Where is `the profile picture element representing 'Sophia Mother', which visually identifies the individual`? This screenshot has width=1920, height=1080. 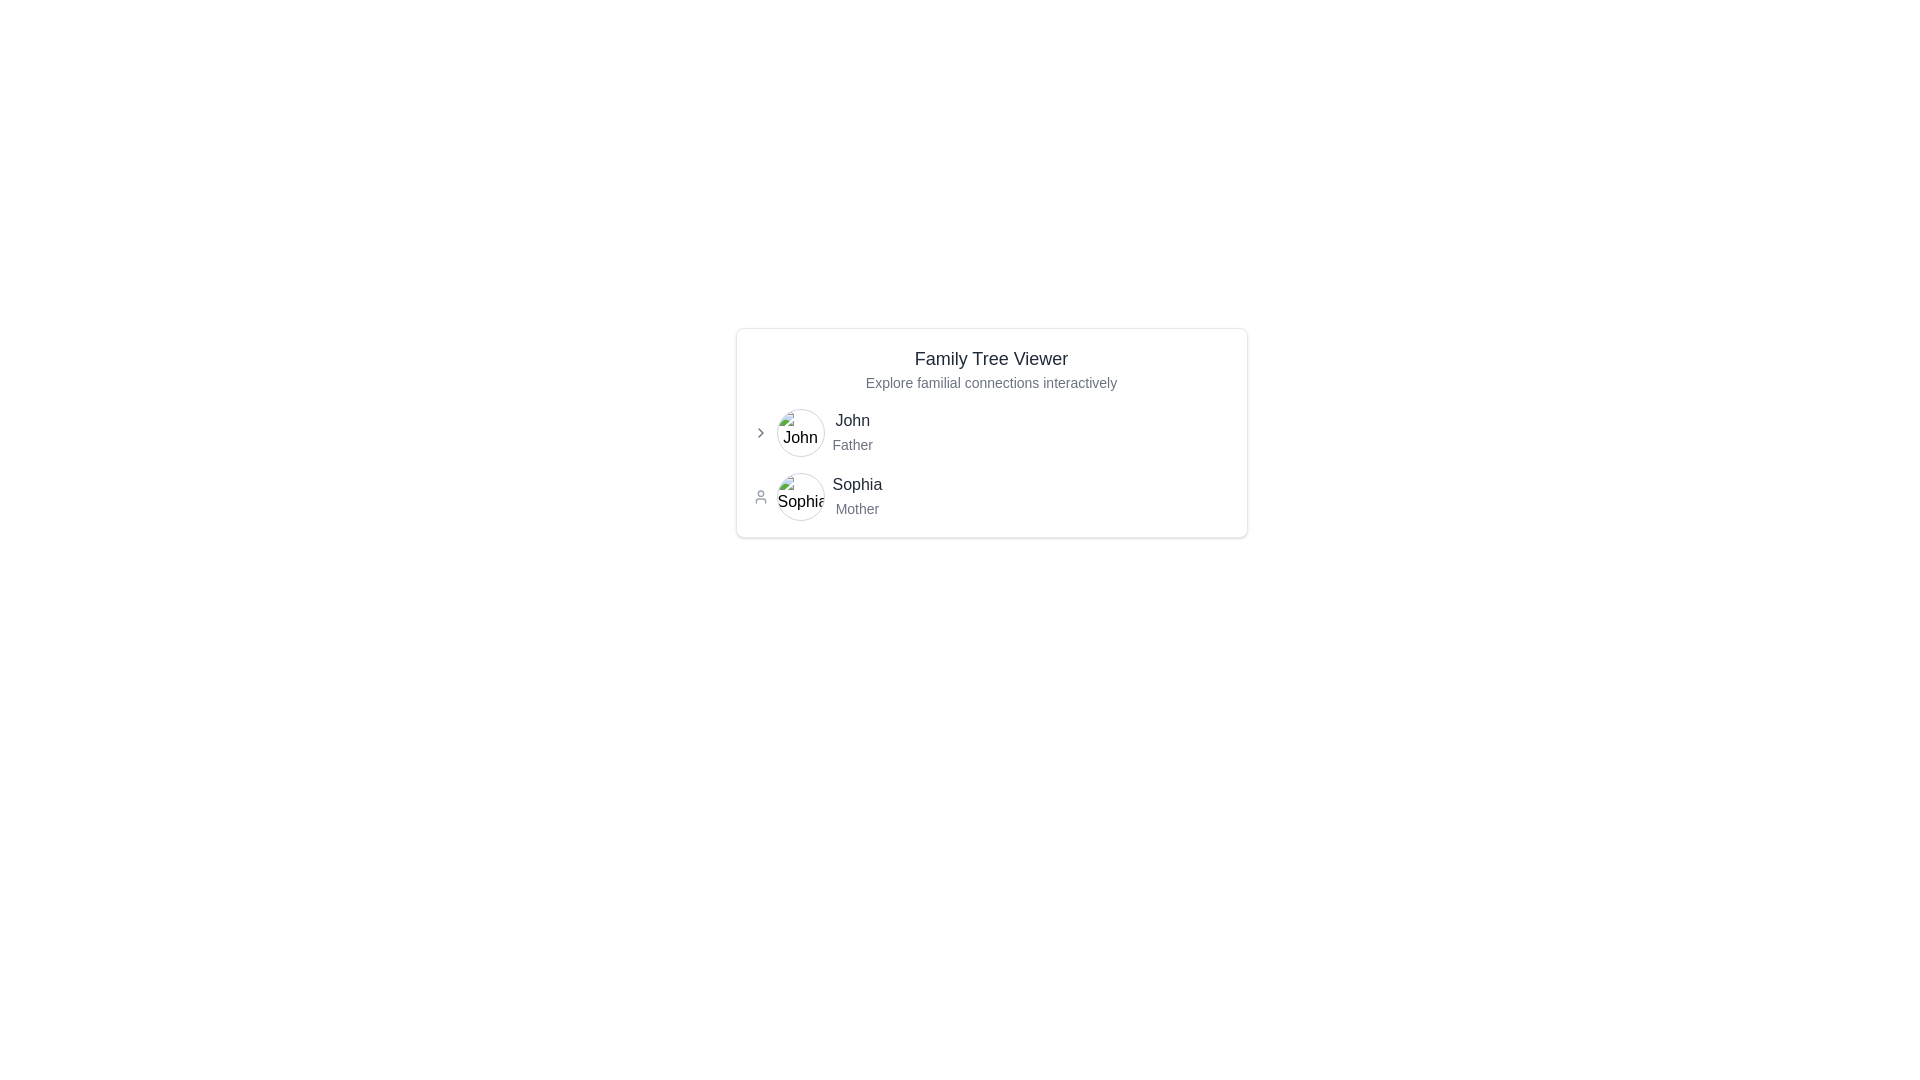 the profile picture element representing 'Sophia Mother', which visually identifies the individual is located at coordinates (800, 496).